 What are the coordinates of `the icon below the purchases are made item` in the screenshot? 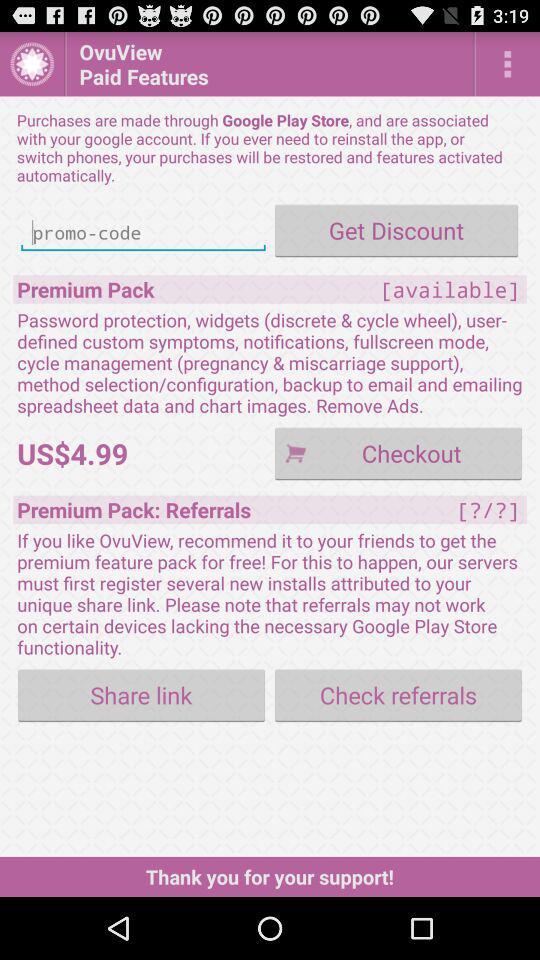 It's located at (396, 230).